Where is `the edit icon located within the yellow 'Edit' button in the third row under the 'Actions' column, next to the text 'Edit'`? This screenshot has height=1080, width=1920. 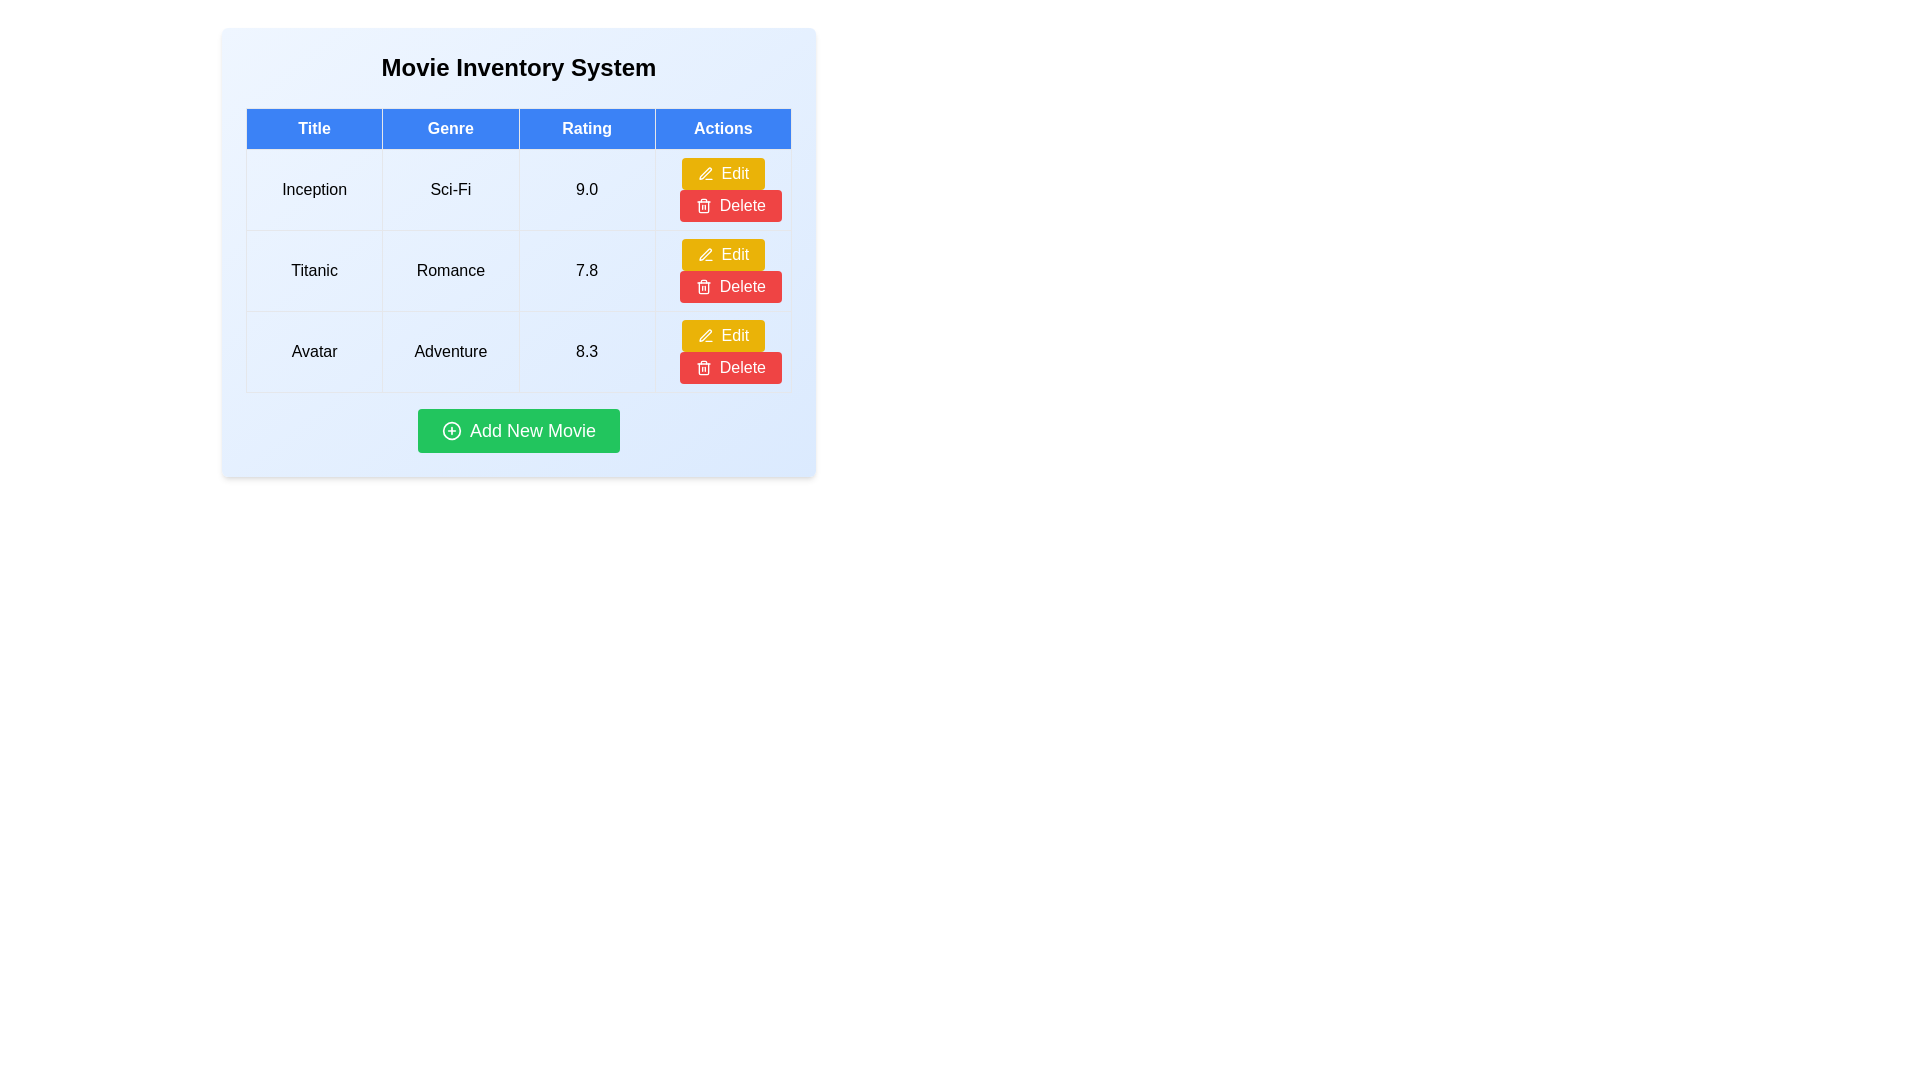
the edit icon located within the yellow 'Edit' button in the third row under the 'Actions' column, next to the text 'Edit' is located at coordinates (705, 334).